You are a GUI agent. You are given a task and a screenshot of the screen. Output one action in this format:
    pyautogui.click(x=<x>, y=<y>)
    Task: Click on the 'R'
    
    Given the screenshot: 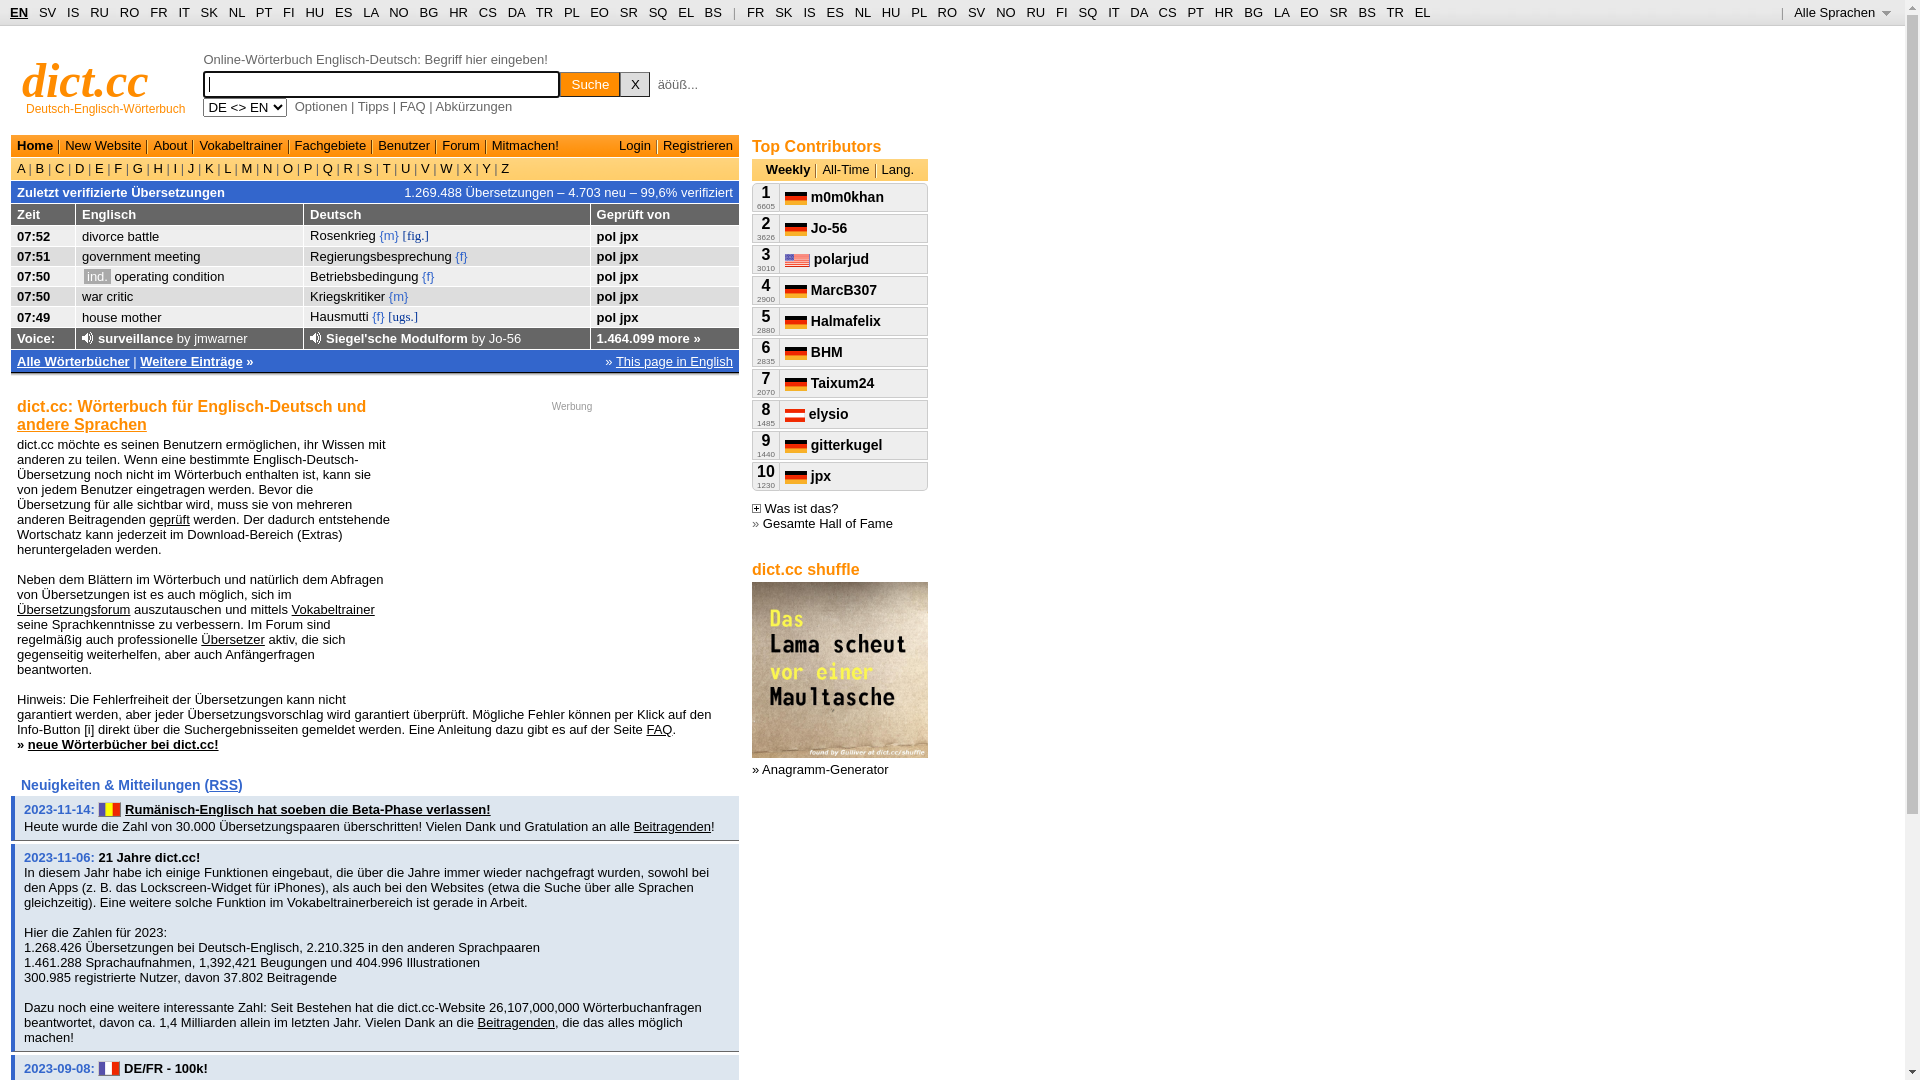 What is the action you would take?
    pyautogui.click(x=340, y=167)
    